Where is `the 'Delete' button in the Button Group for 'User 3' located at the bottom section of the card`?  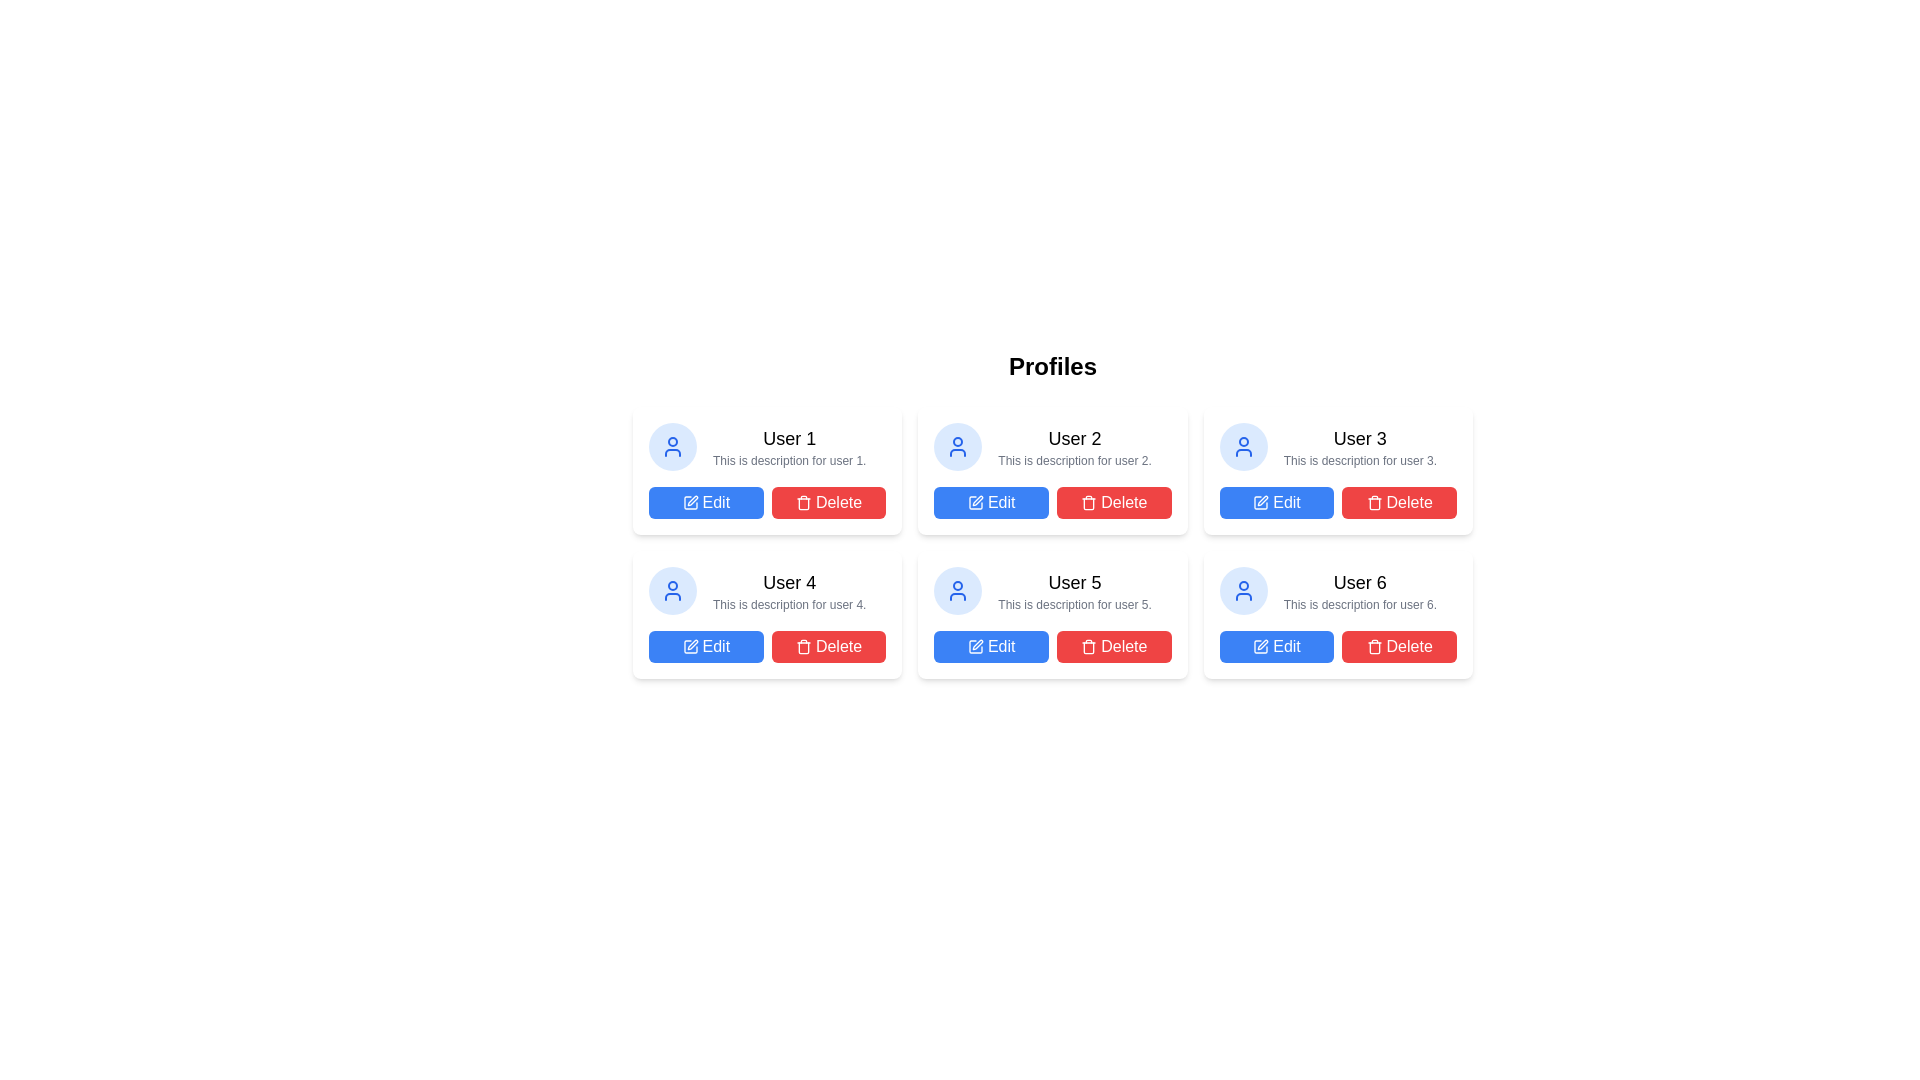
the 'Delete' button in the Button Group for 'User 3' located at the bottom section of the card is located at coordinates (1338, 501).